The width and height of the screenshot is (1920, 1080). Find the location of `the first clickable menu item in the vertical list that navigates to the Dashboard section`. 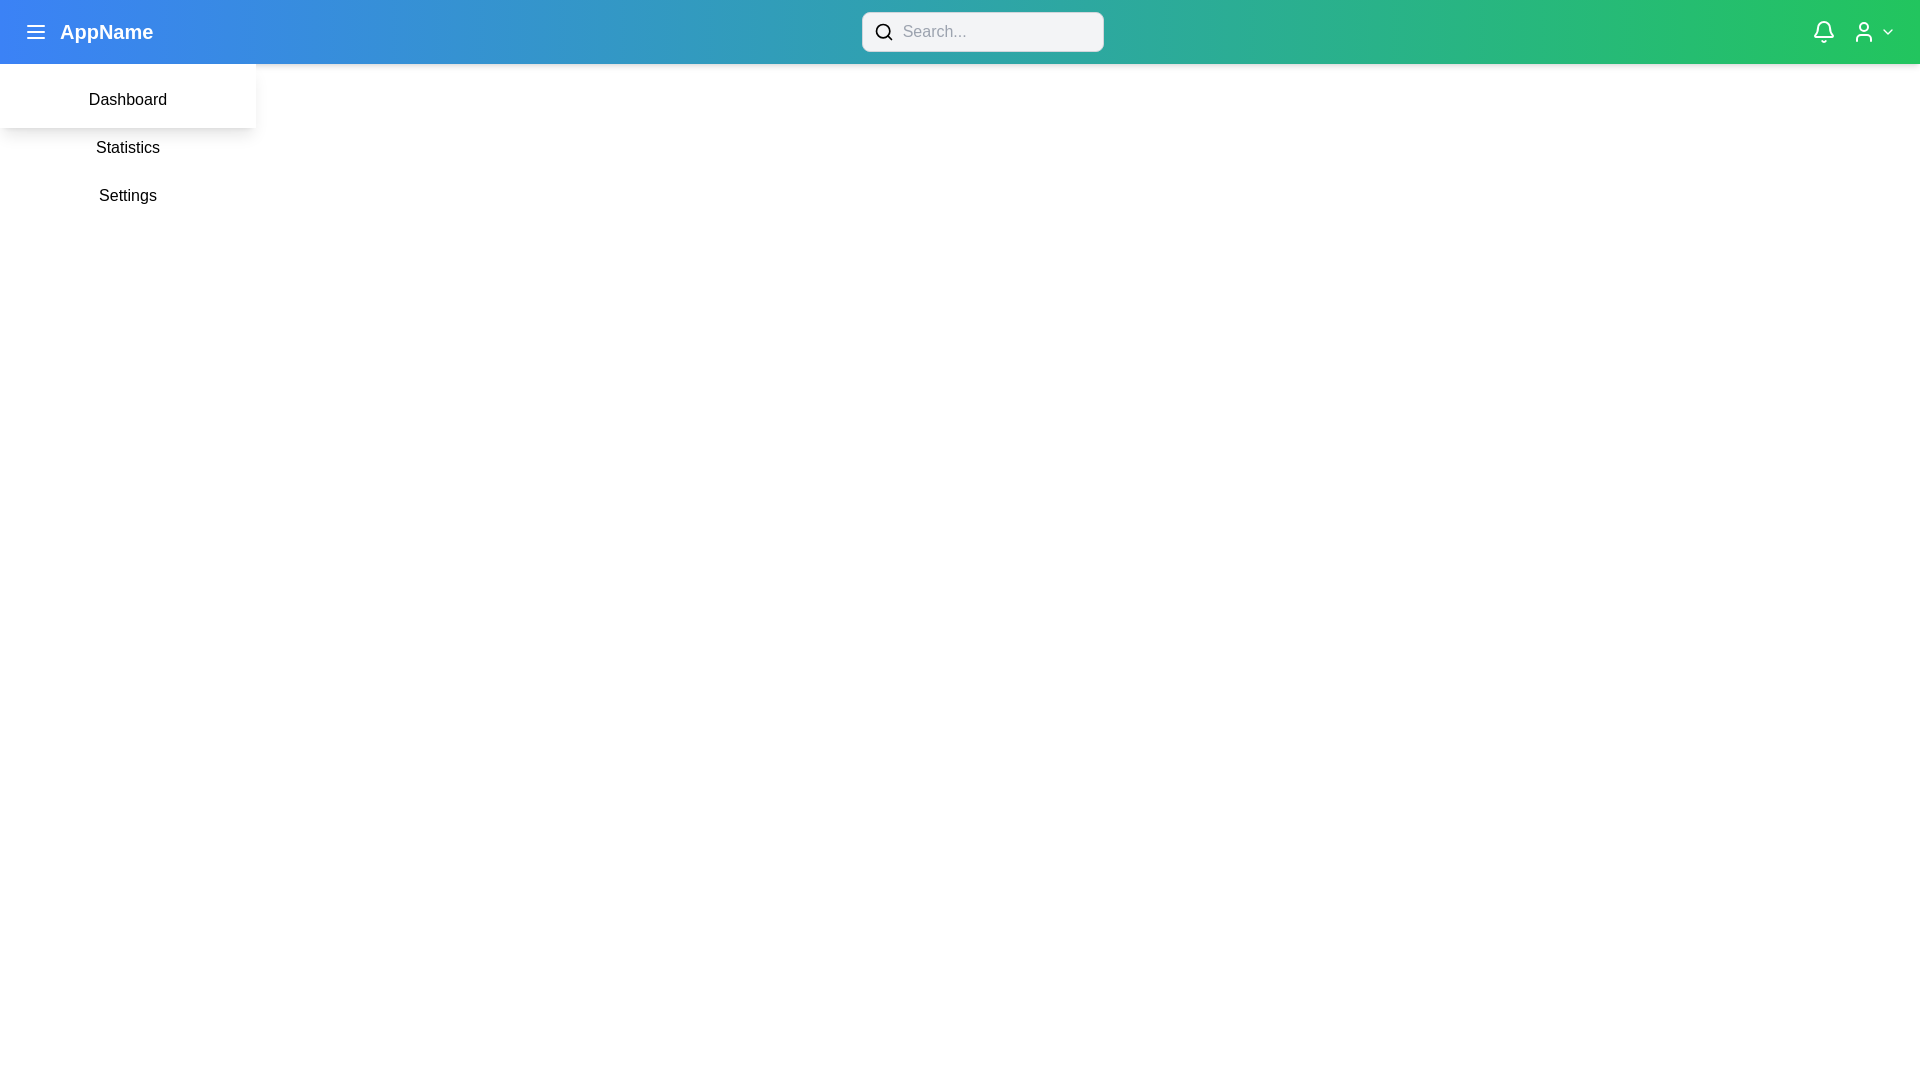

the first clickable menu item in the vertical list that navigates to the Dashboard section is located at coordinates (127, 100).